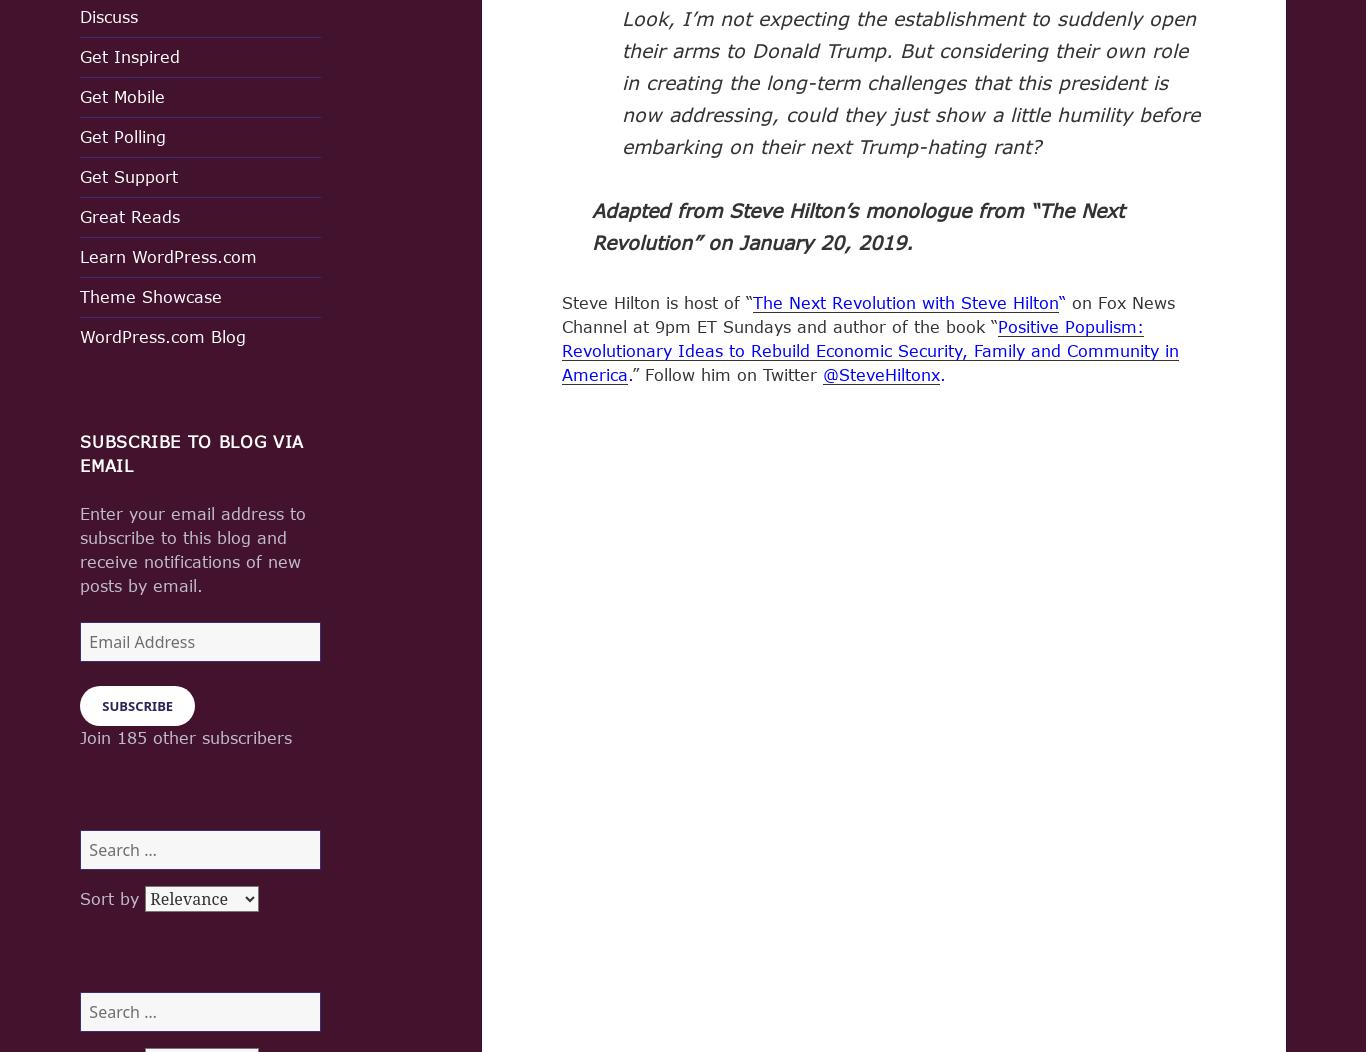  What do you see at coordinates (727, 373) in the screenshot?
I see `'” Follow him on Twitter'` at bounding box center [727, 373].